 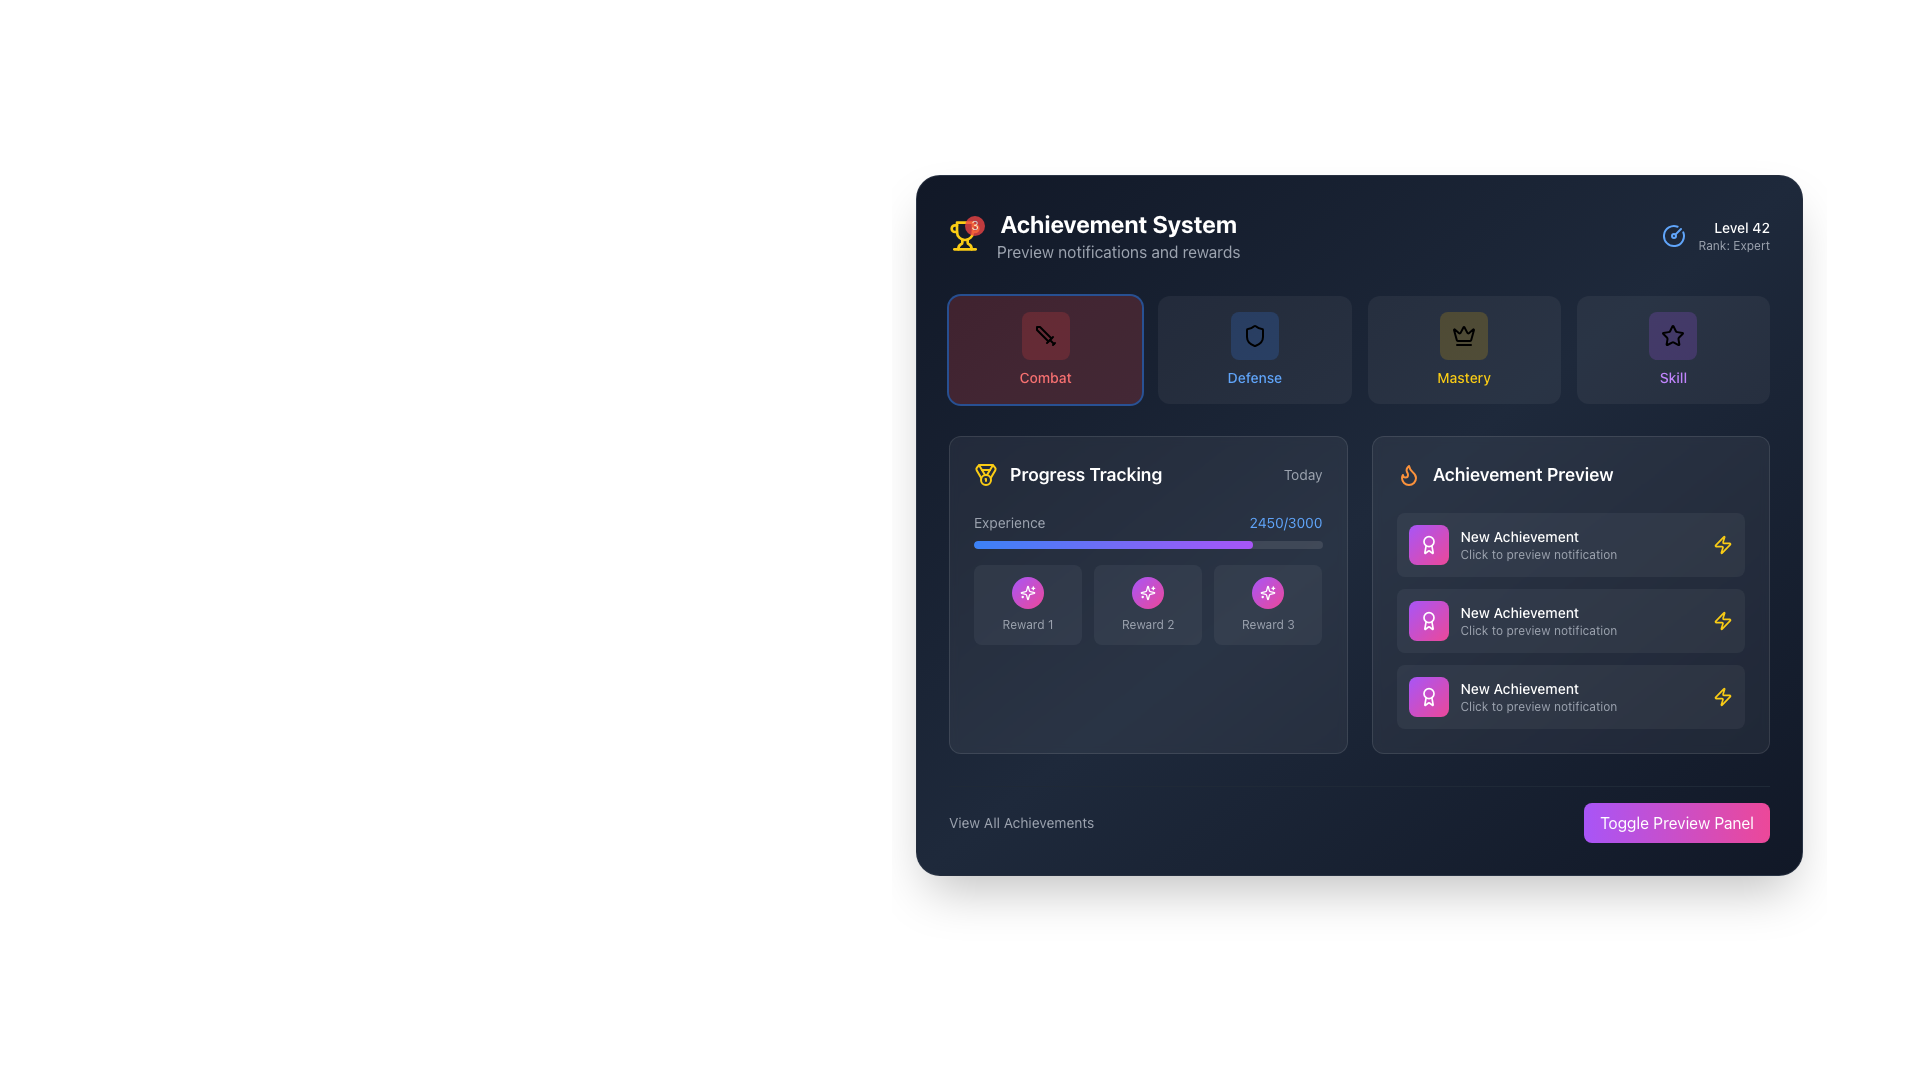 What do you see at coordinates (1464, 349) in the screenshot?
I see `the 'mastery' selectable category button, which features a crowned icon in a muted yellow background and stylized yellow text below it` at bounding box center [1464, 349].